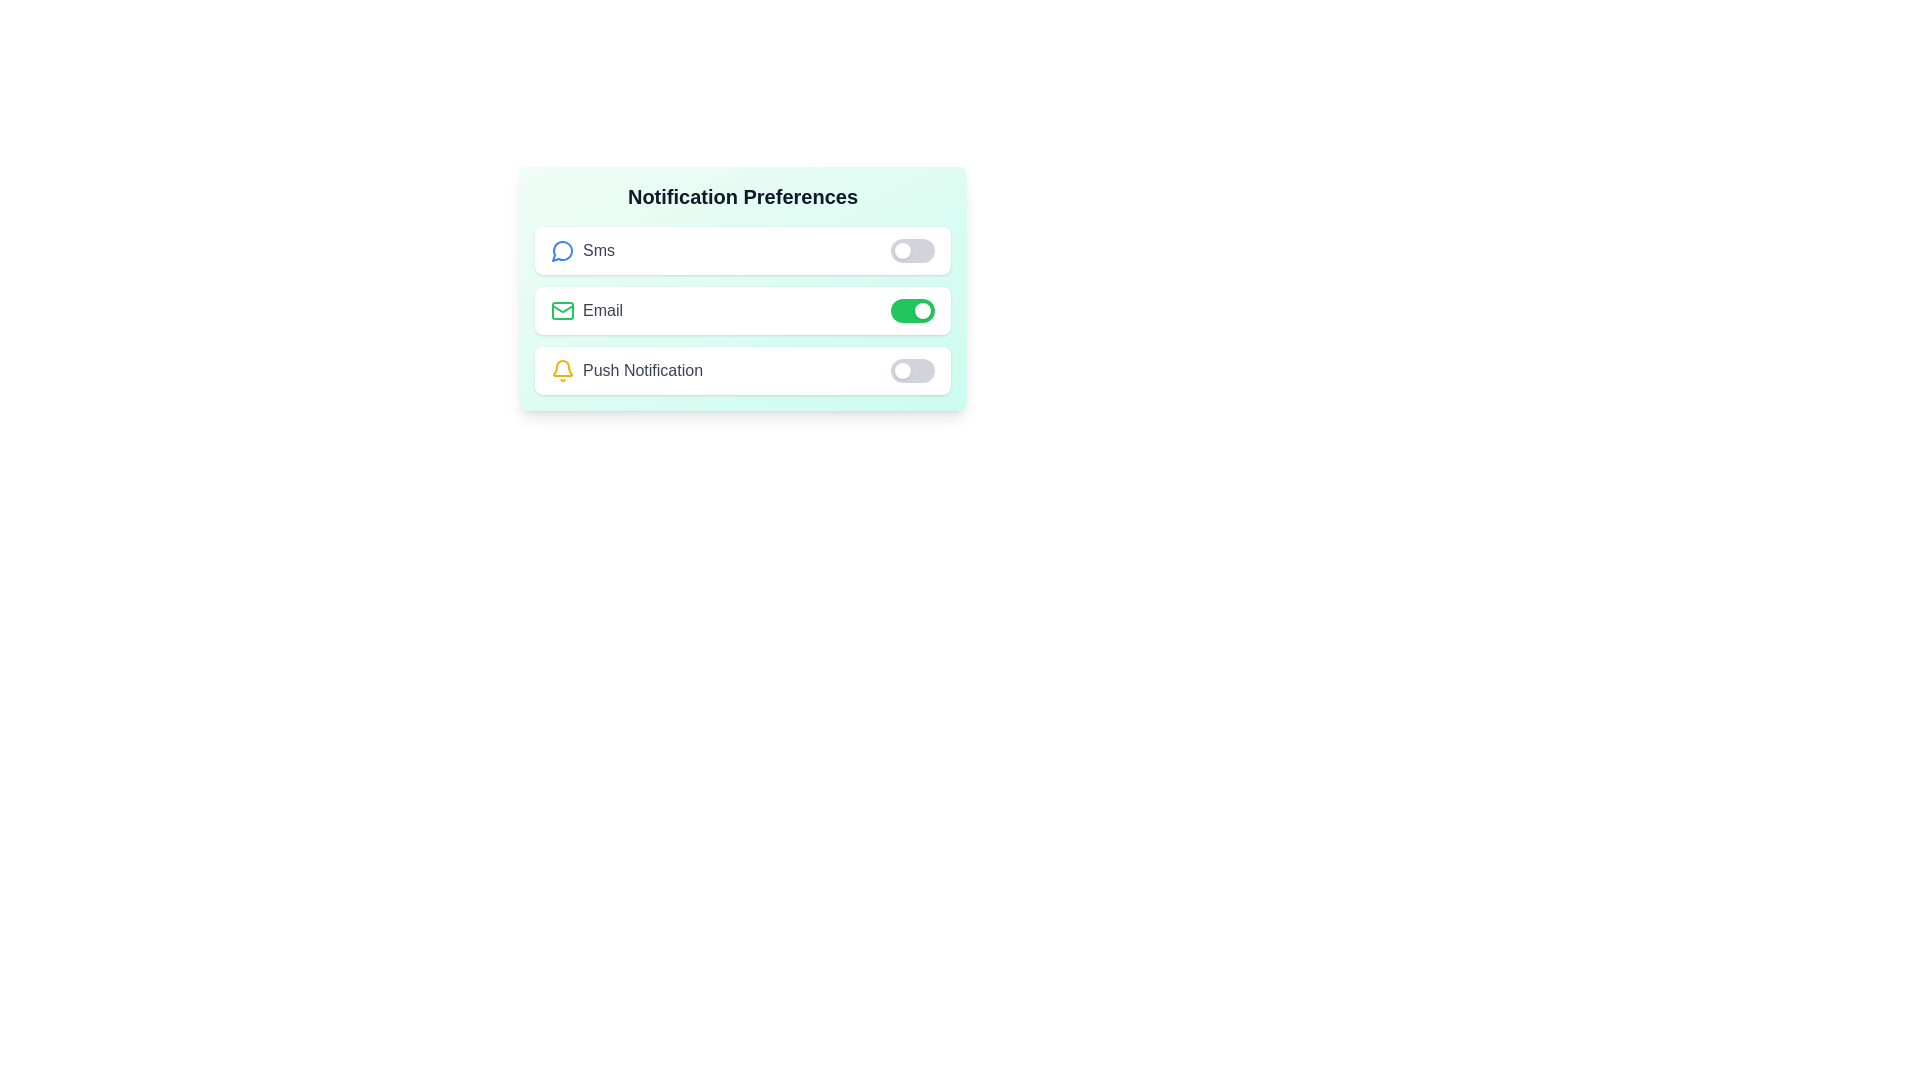 The height and width of the screenshot is (1080, 1920). What do you see at coordinates (643, 370) in the screenshot?
I see `the Text Label that indicates the functionality of the nearby toggle switch for push notifications, located in the third row of notification preferences` at bounding box center [643, 370].